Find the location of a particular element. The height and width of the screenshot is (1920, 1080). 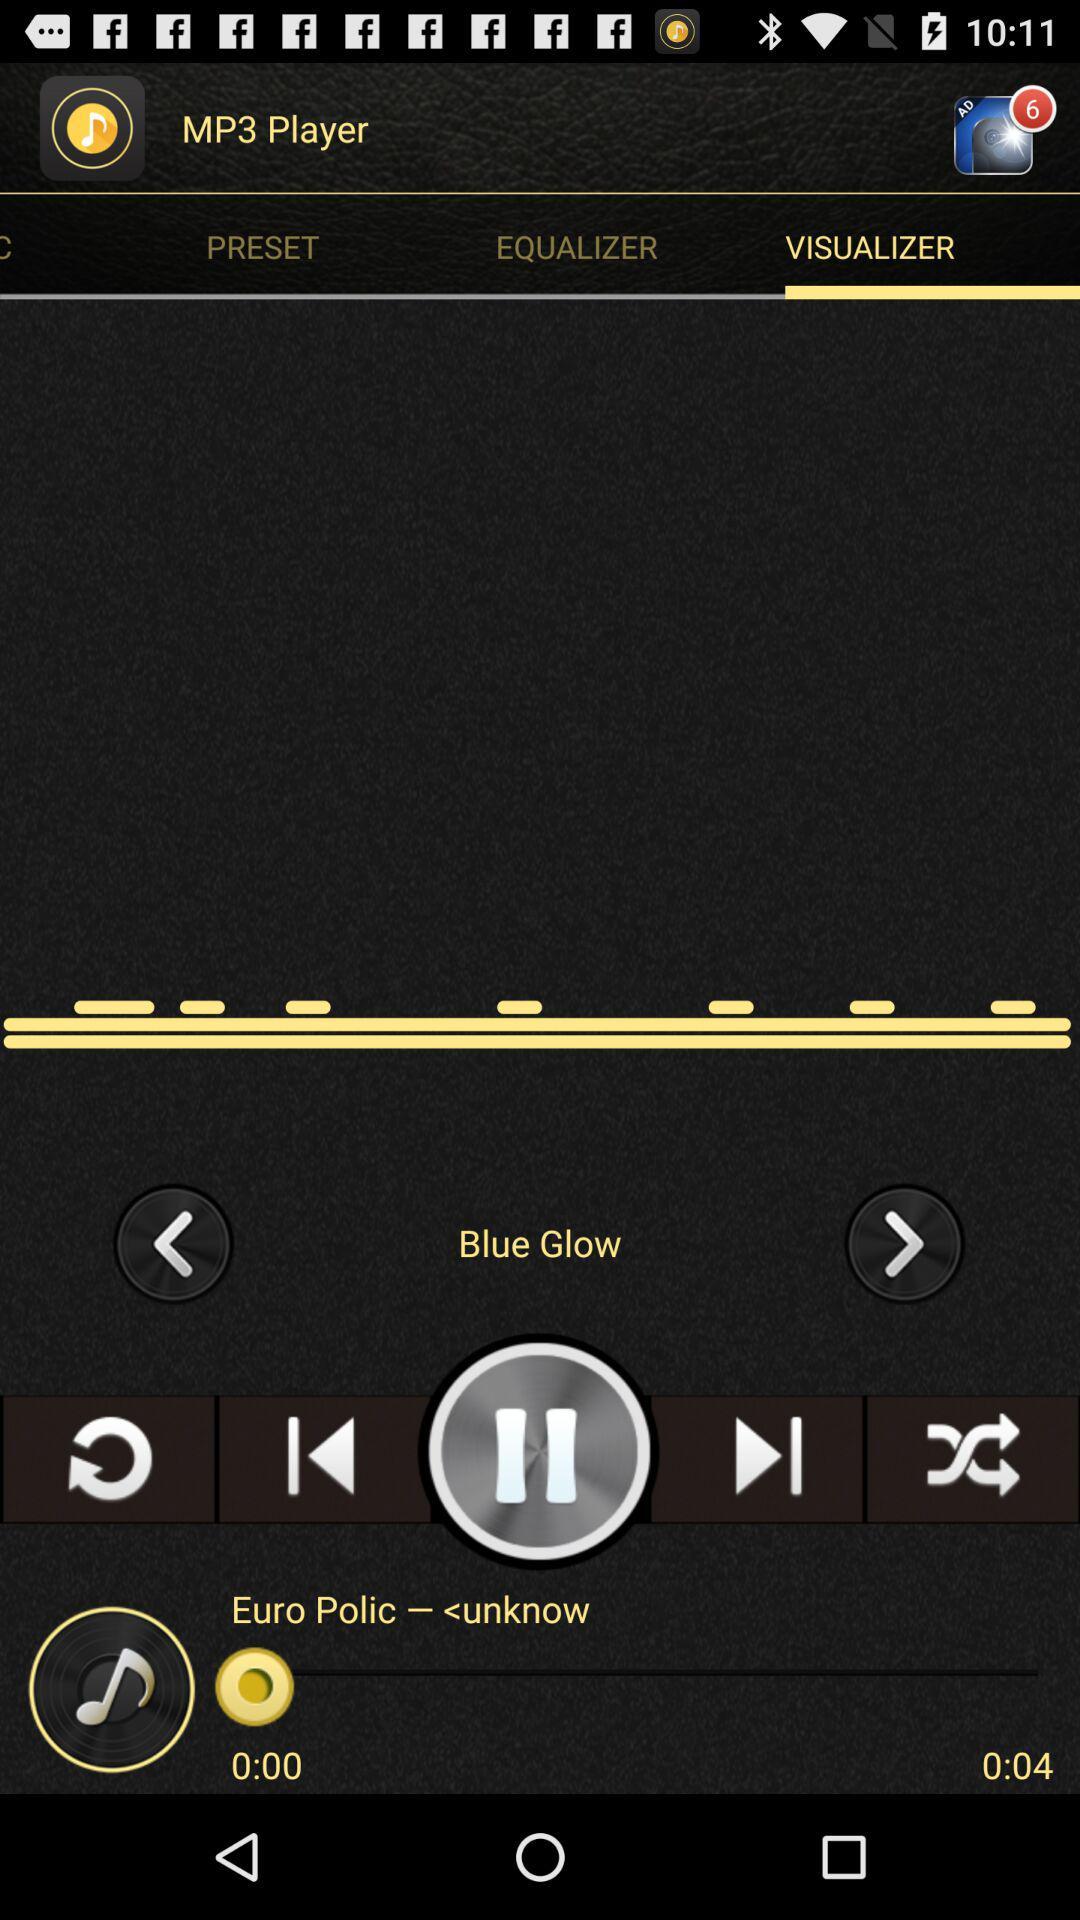

the item at the top is located at coordinates (645, 245).